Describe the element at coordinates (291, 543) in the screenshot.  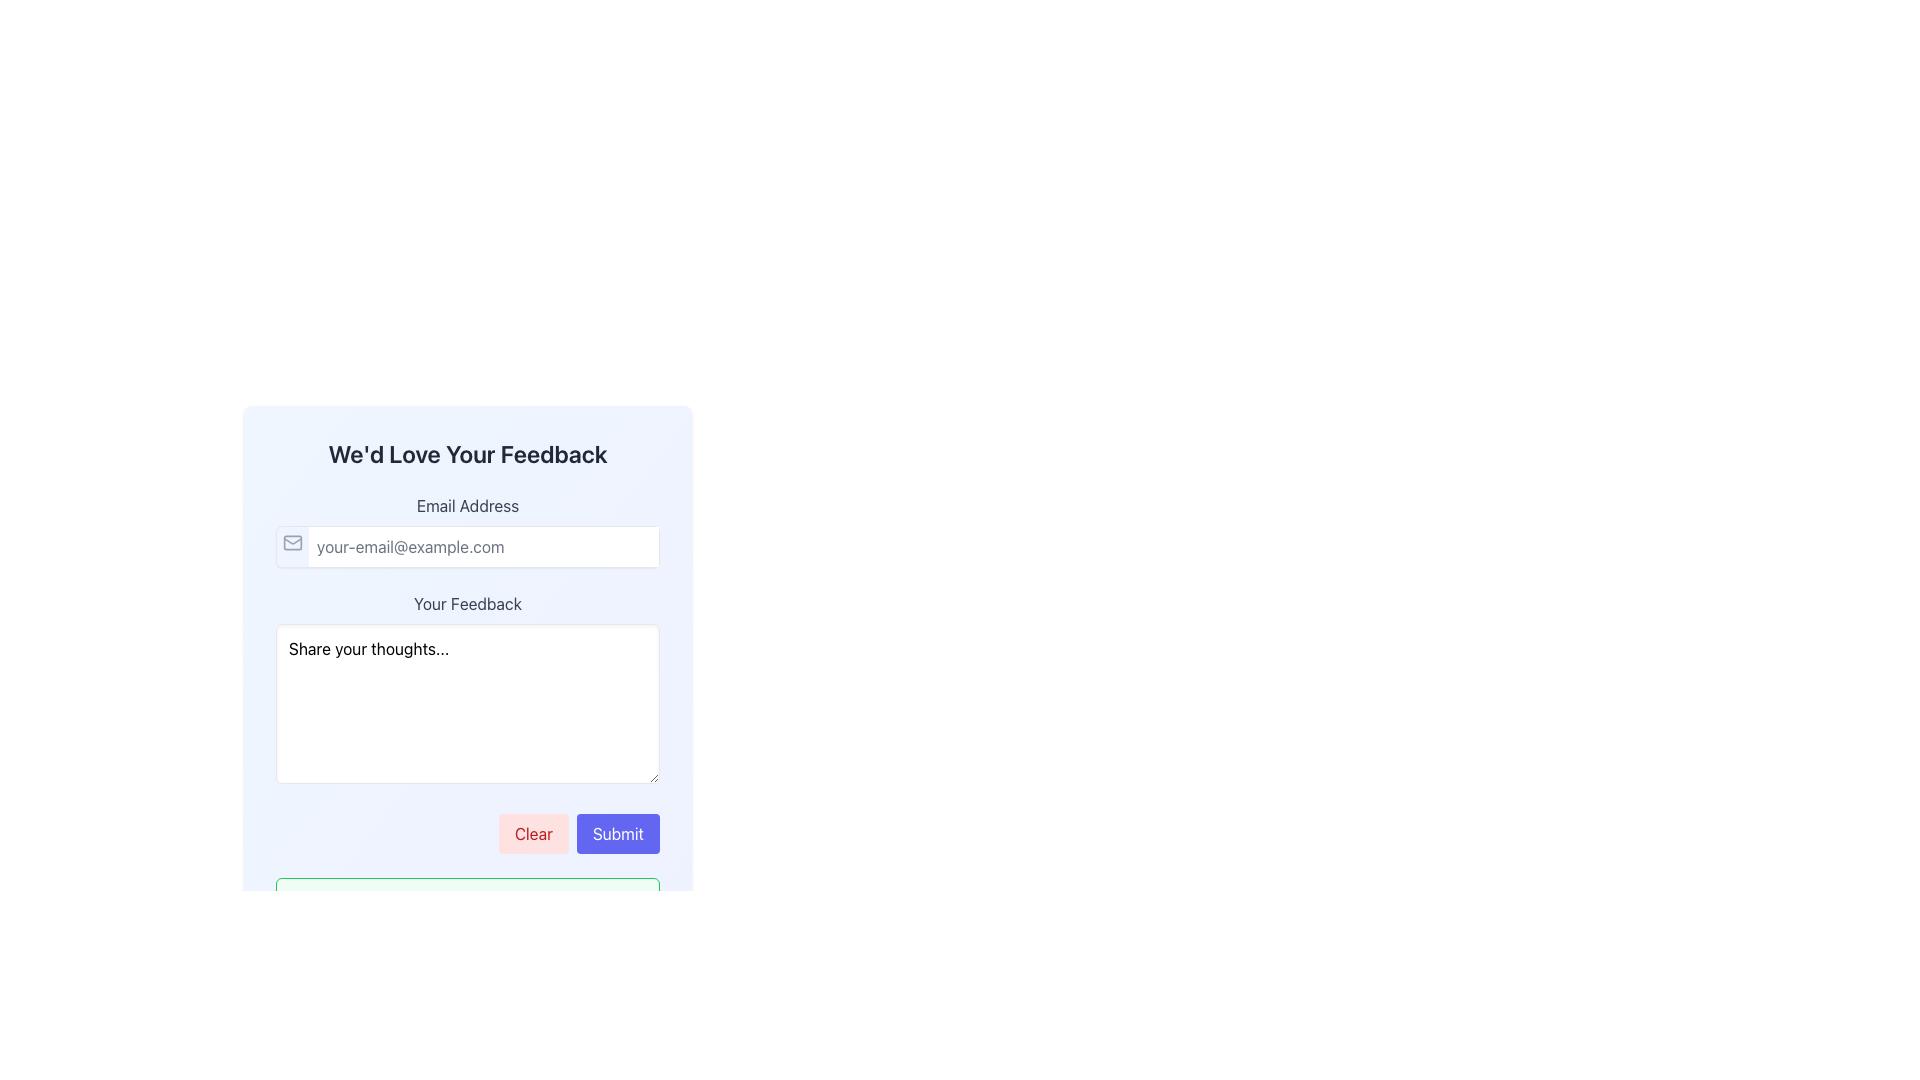
I see `the email icon located to the left of the email input field, which visually represents the email concept` at that location.